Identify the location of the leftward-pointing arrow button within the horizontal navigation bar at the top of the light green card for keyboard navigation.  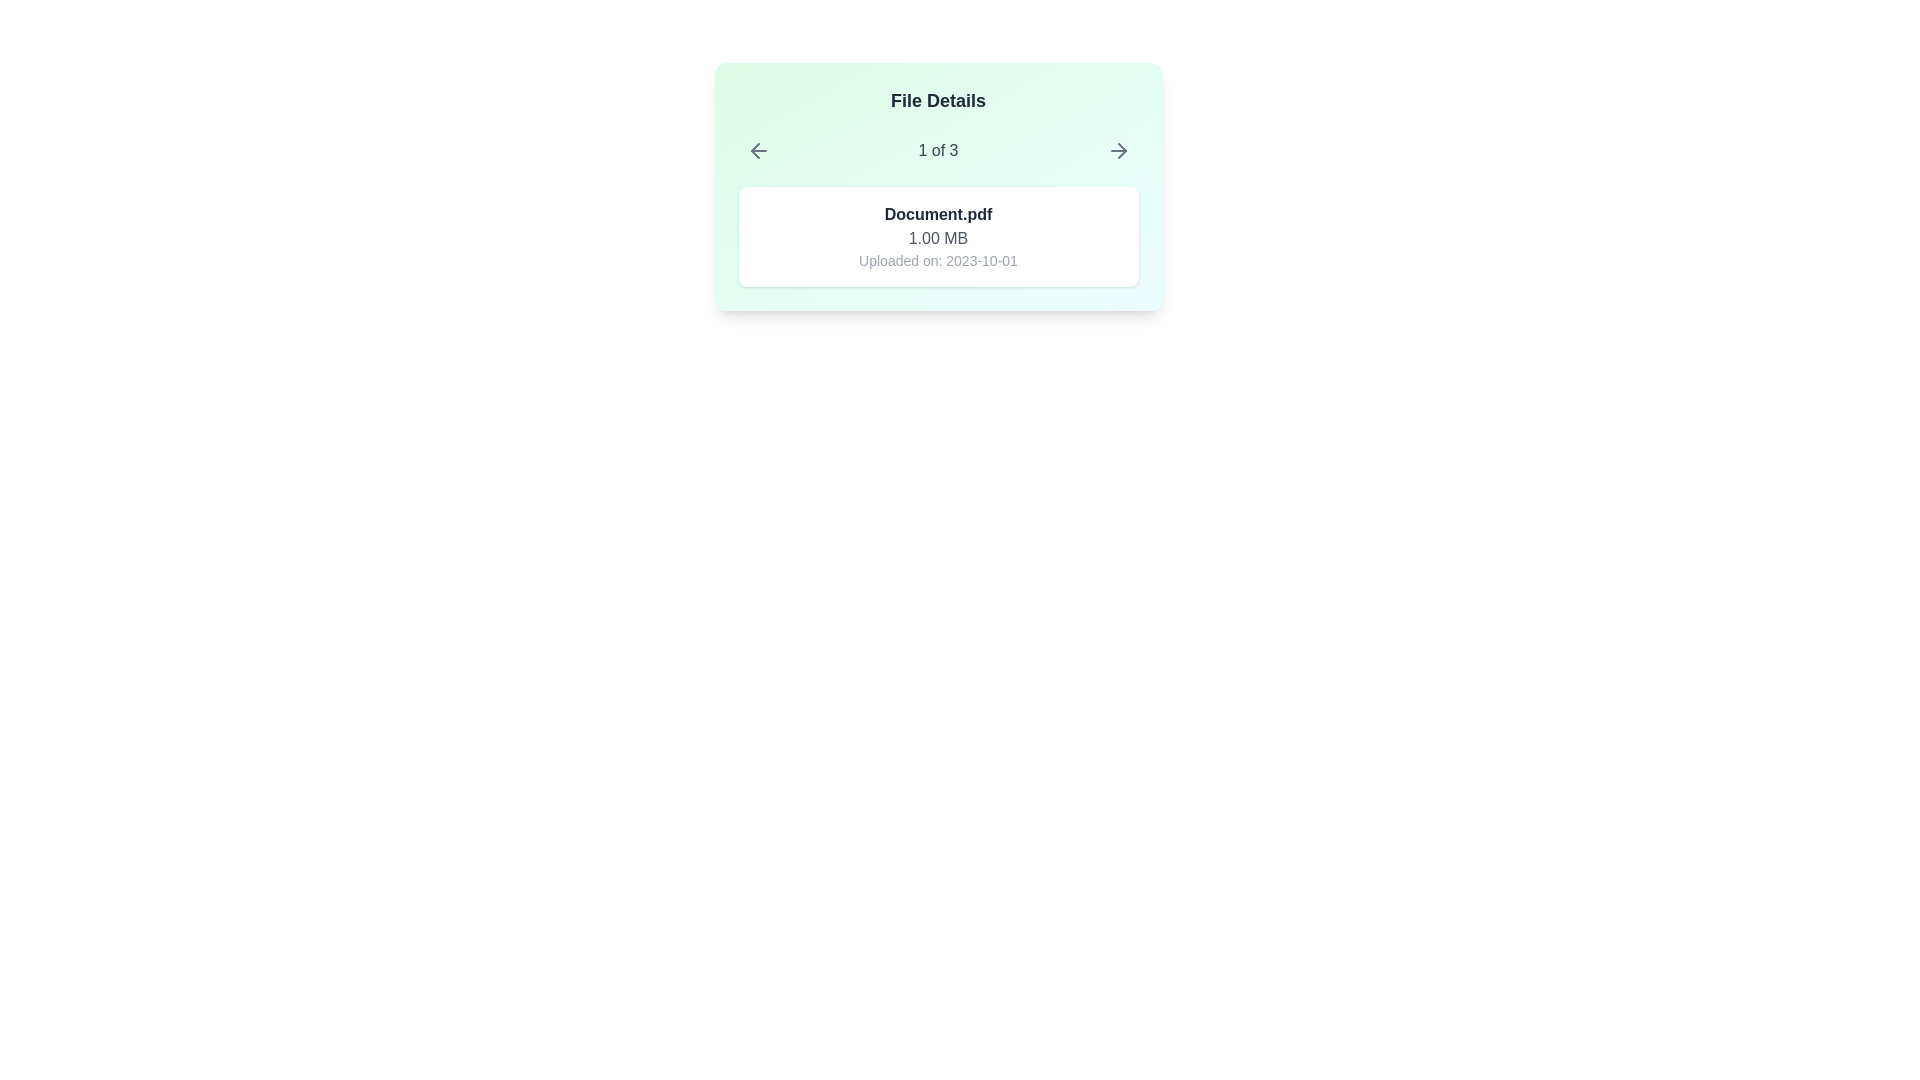
(757, 149).